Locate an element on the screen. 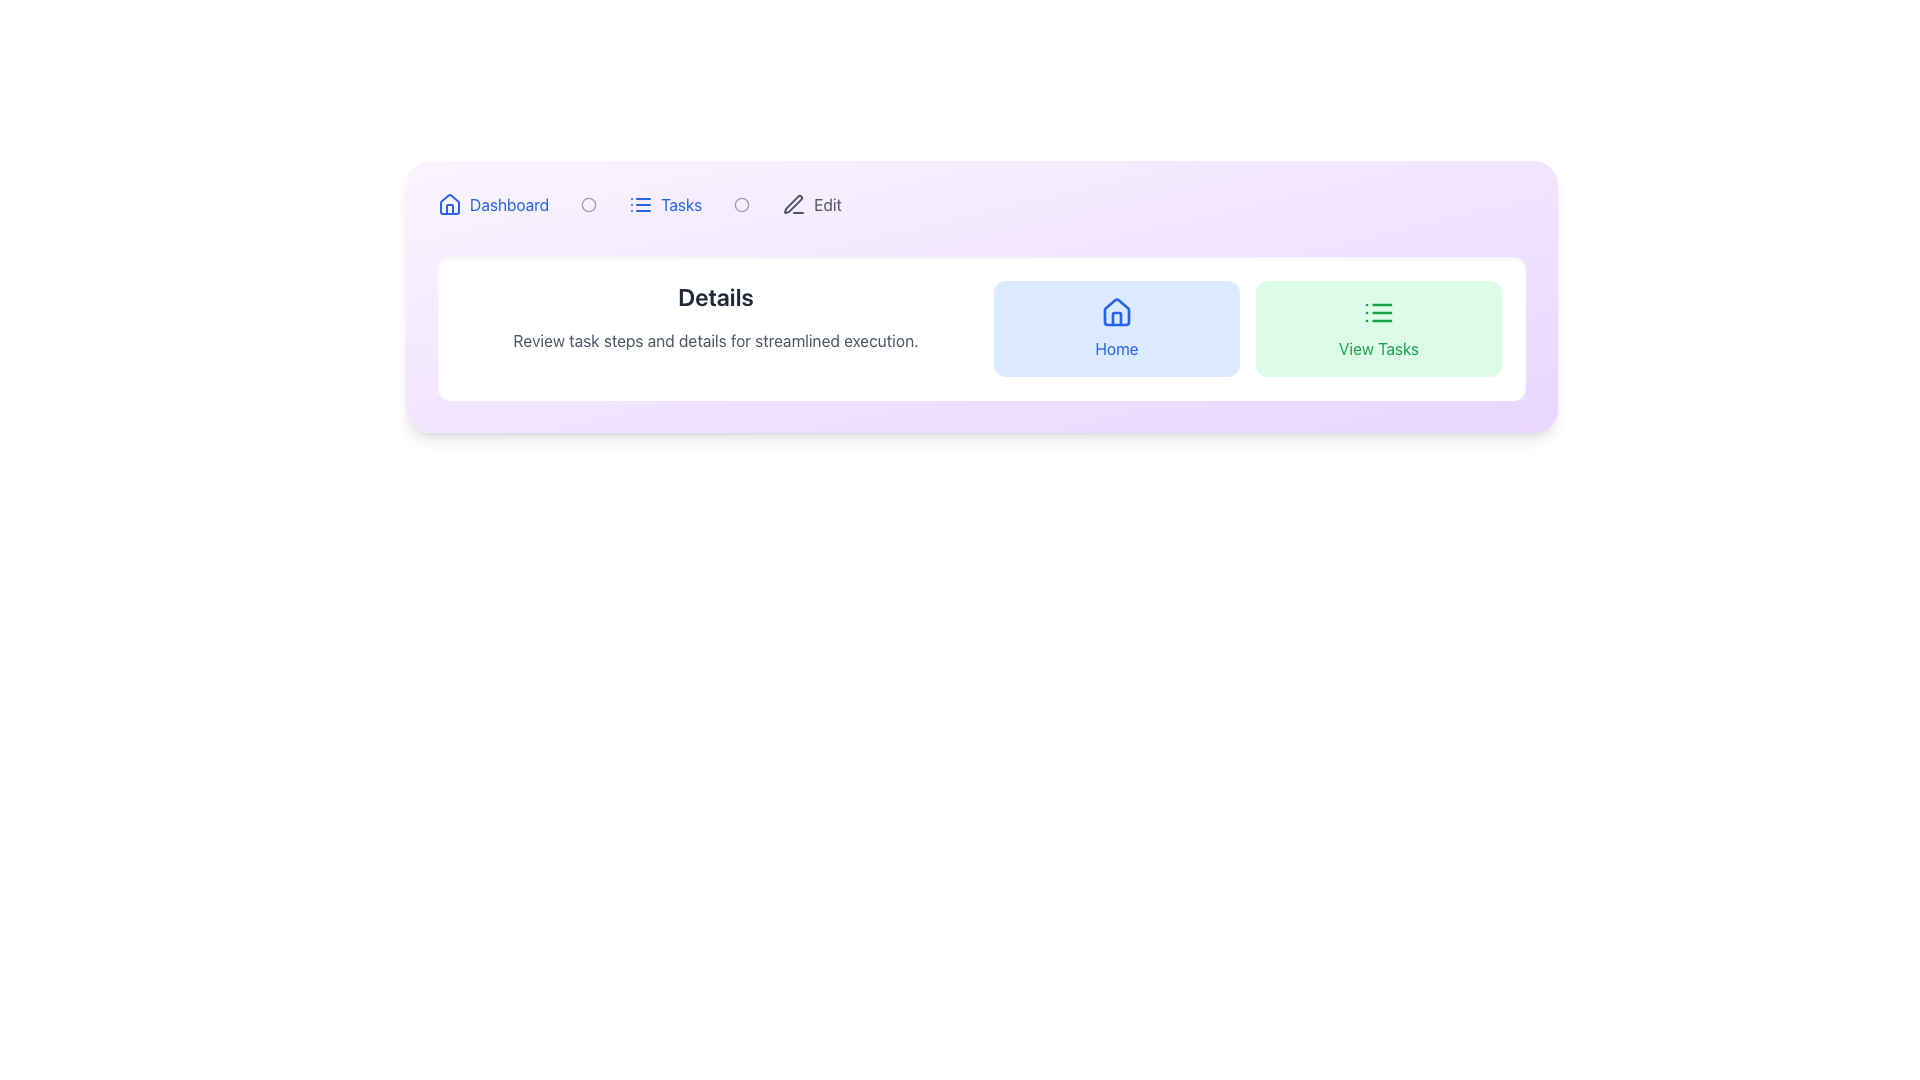 This screenshot has width=1920, height=1080. the task icon located in the middle of the top purple-colored navigation area, immediately to the left of the 'Tasks' text is located at coordinates (641, 204).